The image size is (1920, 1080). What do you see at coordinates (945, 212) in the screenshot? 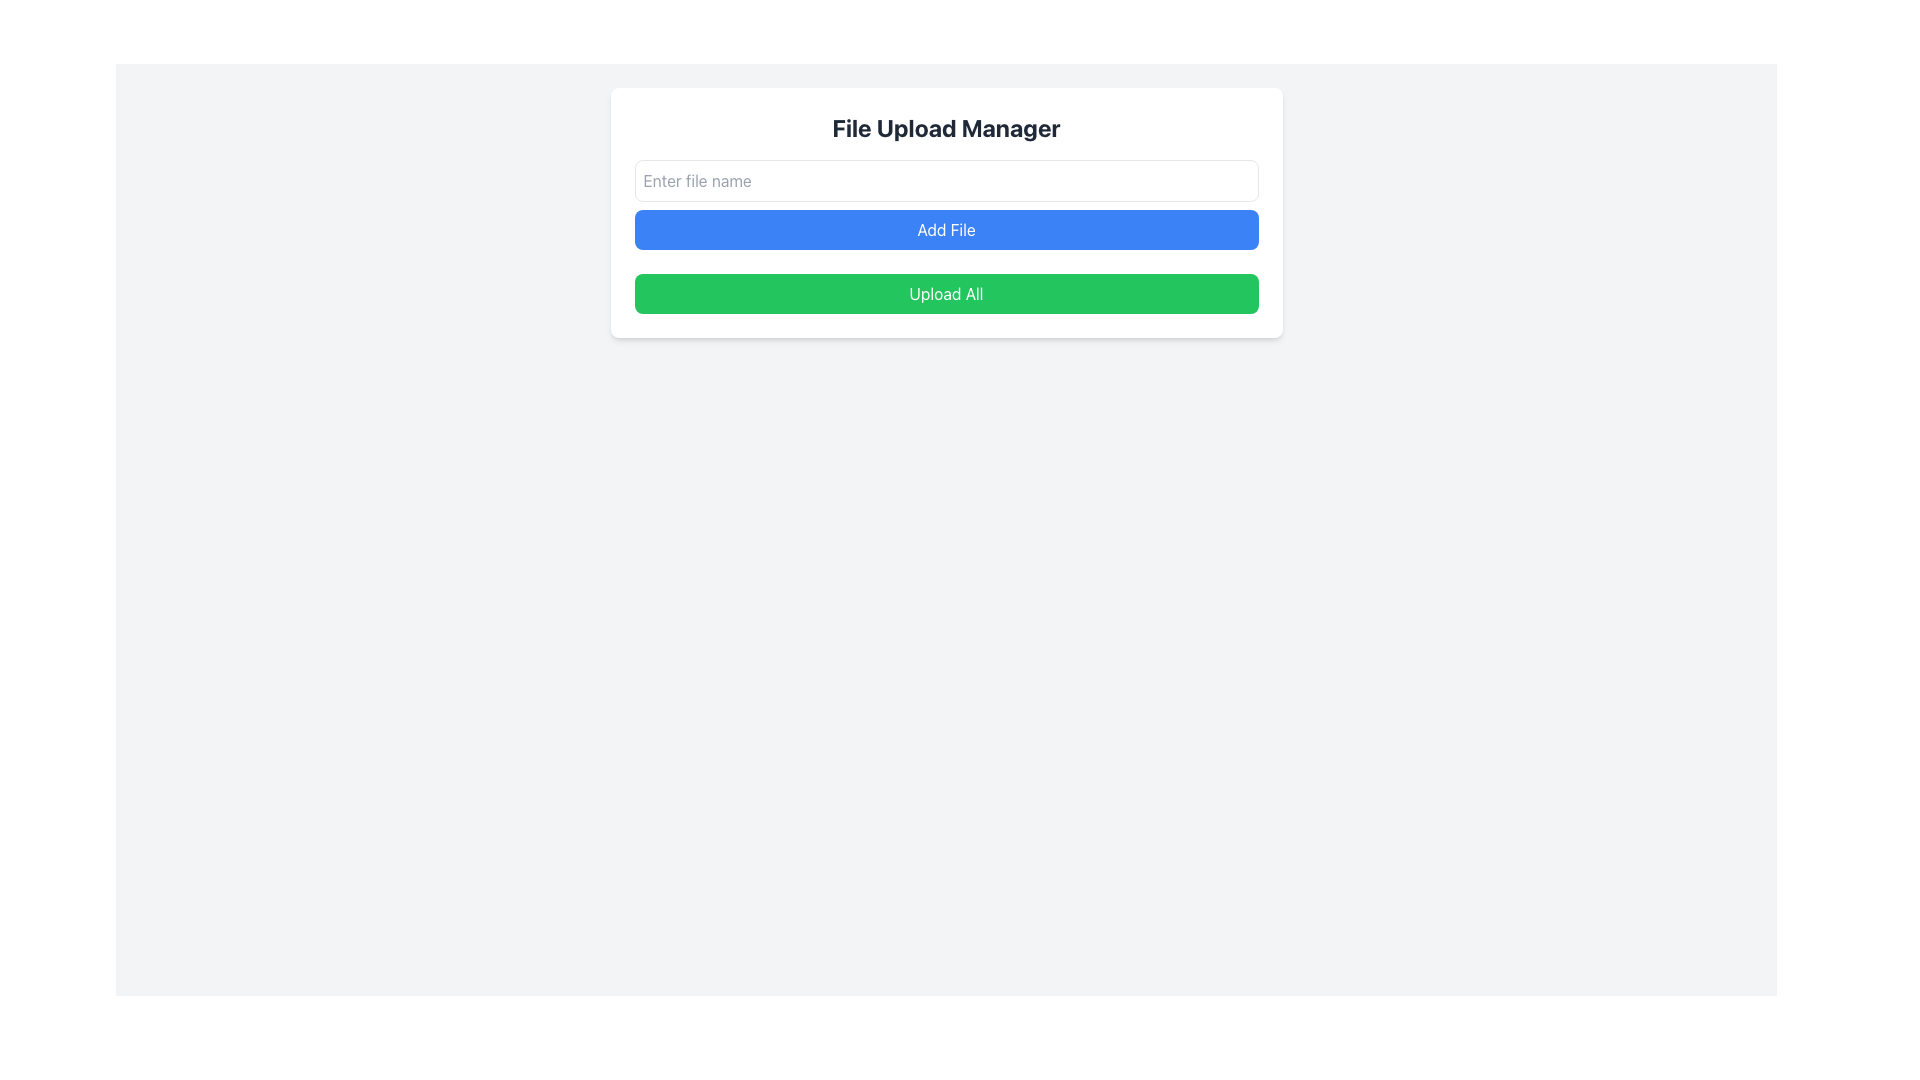
I see `the rectangular blue button labeled 'Add File', which is positioned centrally below the 'Enter file name' input box and above the 'Upload All' green button` at bounding box center [945, 212].